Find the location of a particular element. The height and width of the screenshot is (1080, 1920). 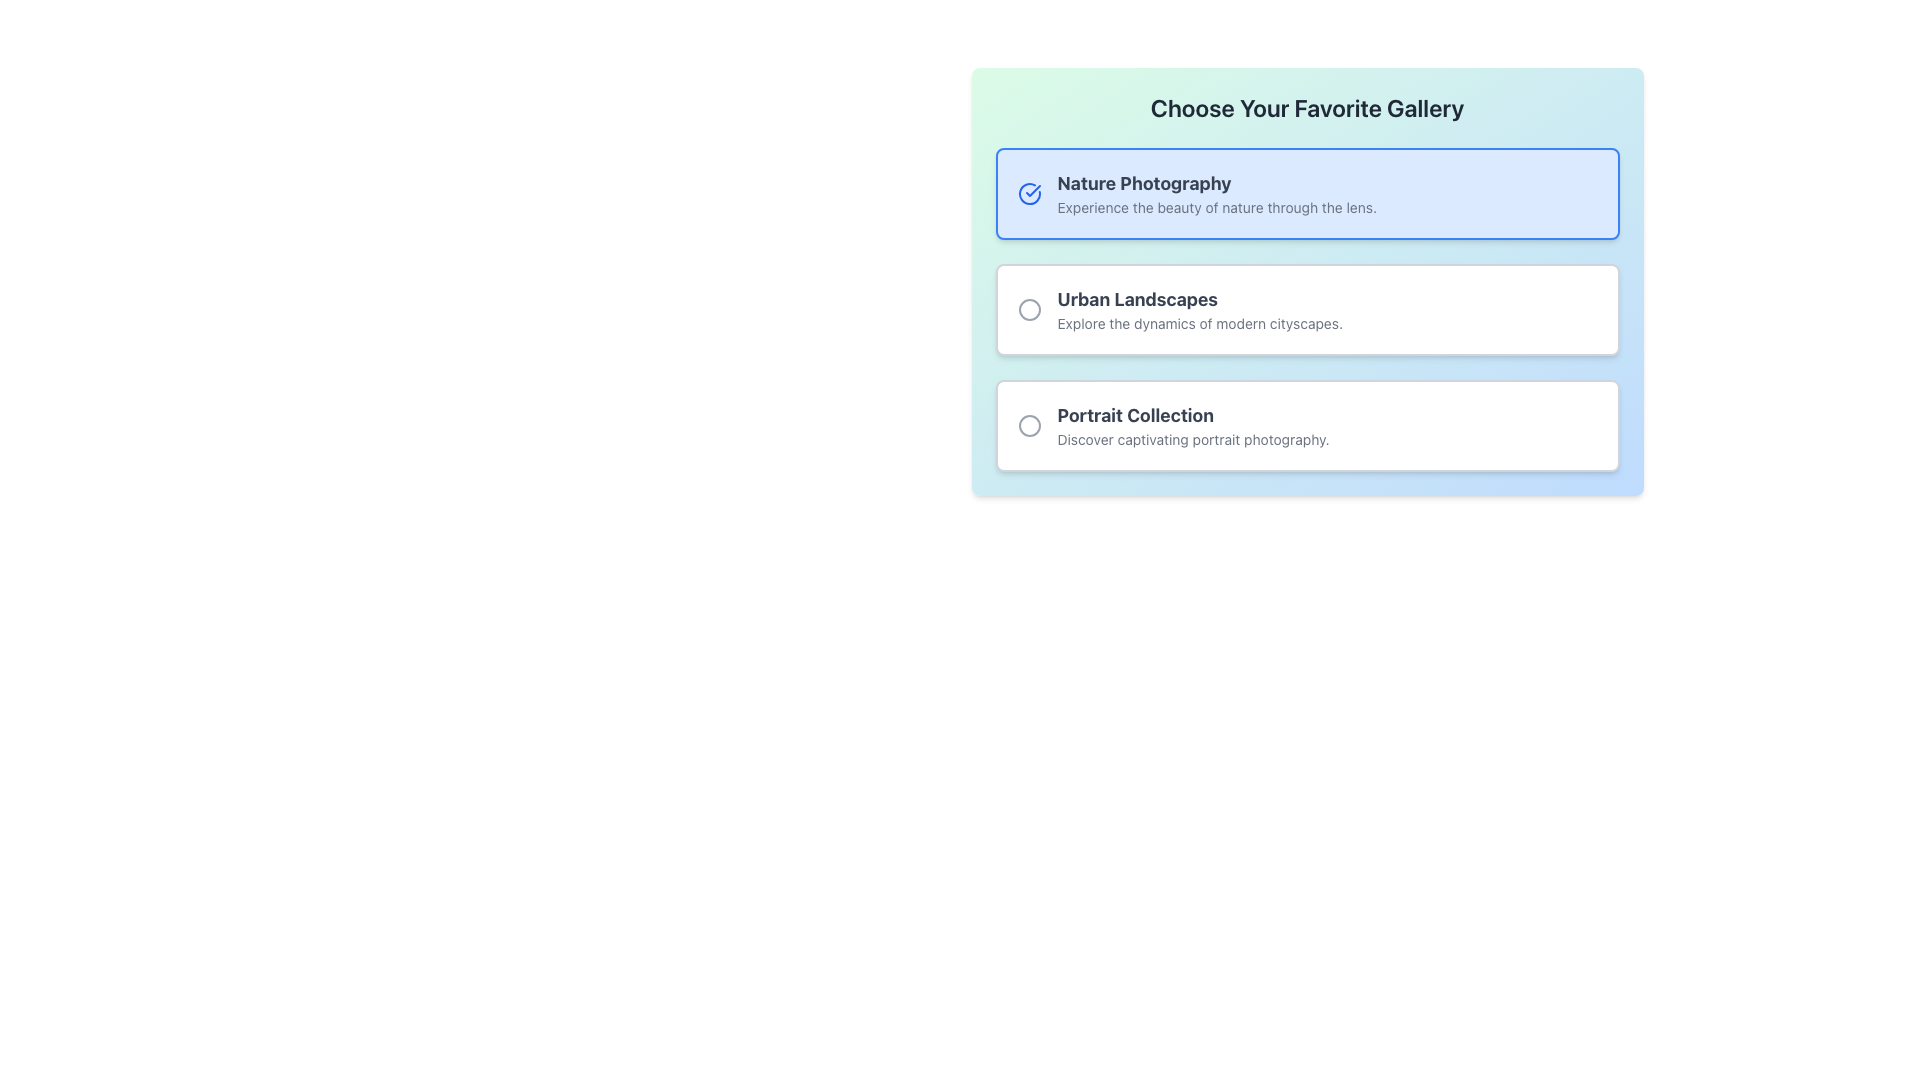

the text label that serves as the title for the 'Portrait Collection' gallery option located at the top portion of the content block is located at coordinates (1193, 415).